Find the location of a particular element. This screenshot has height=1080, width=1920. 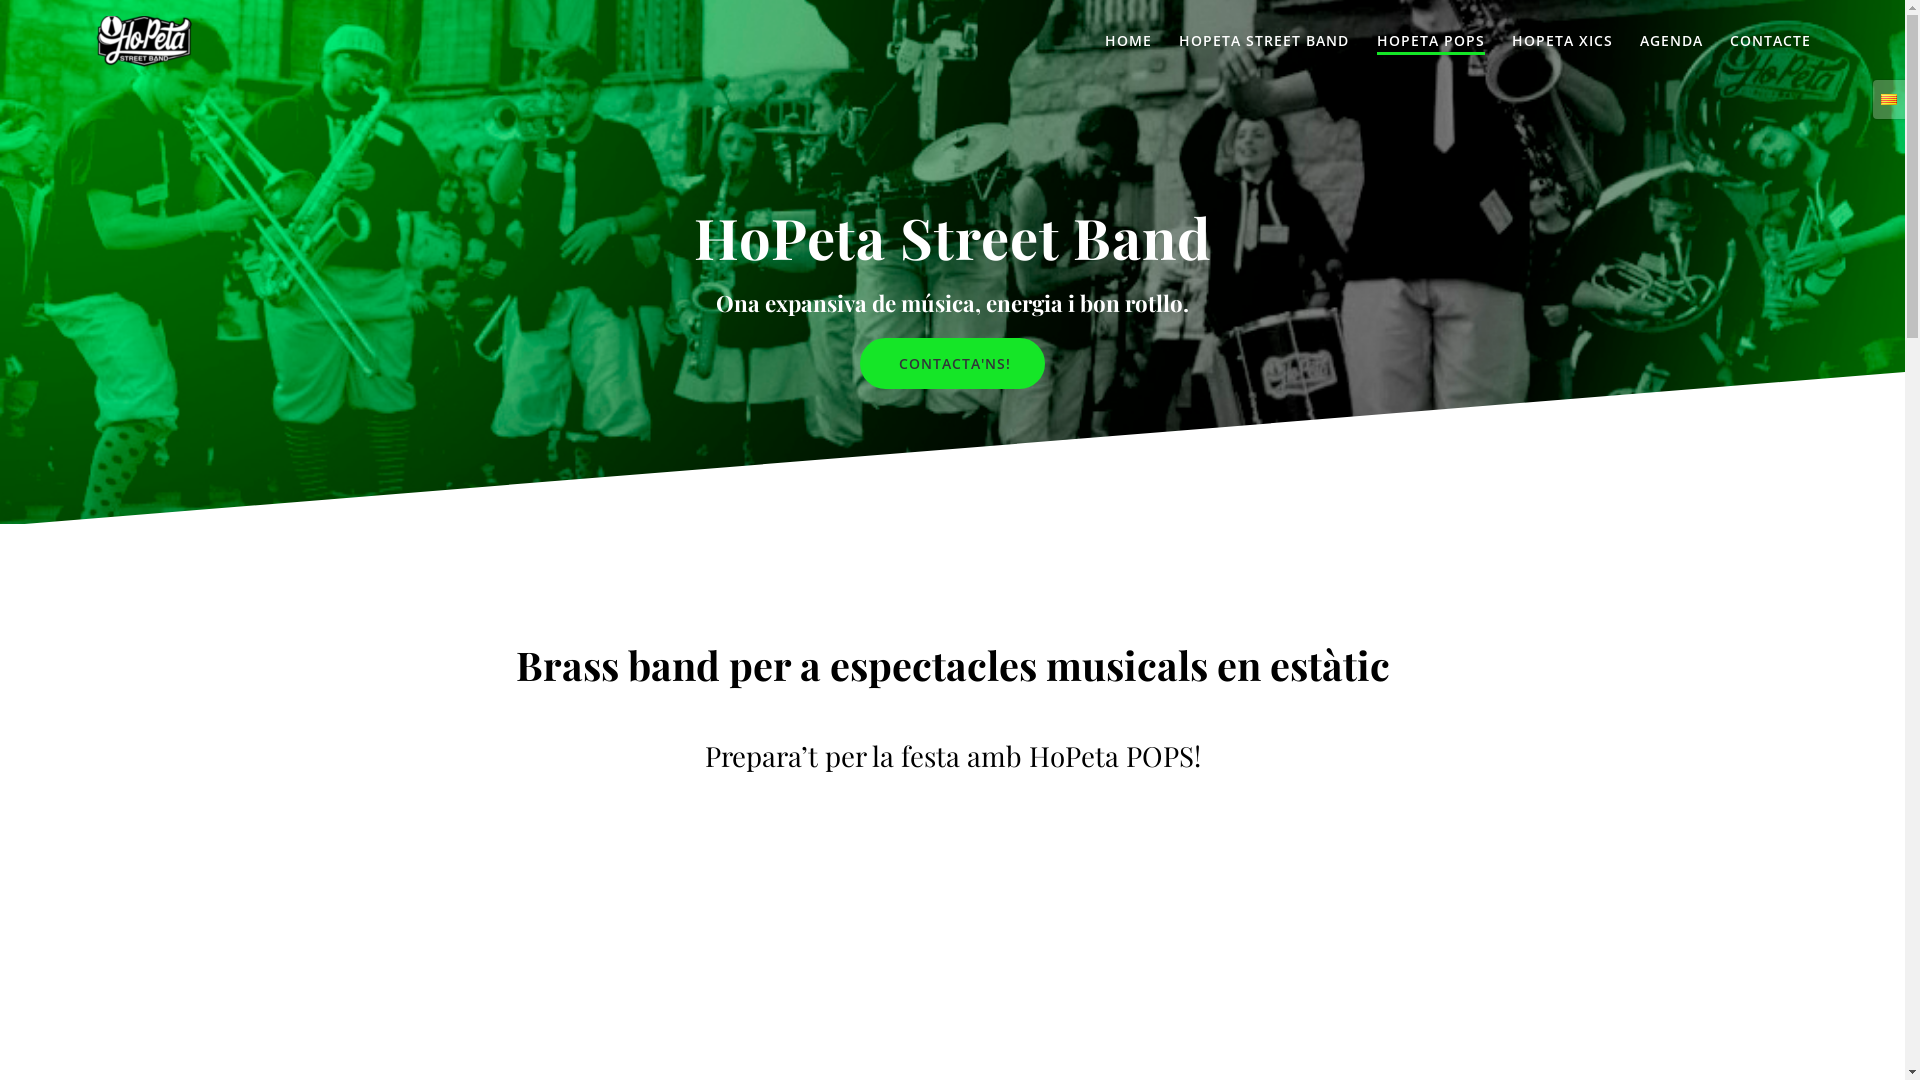

'HOPETA XICS' is located at coordinates (1512, 42).